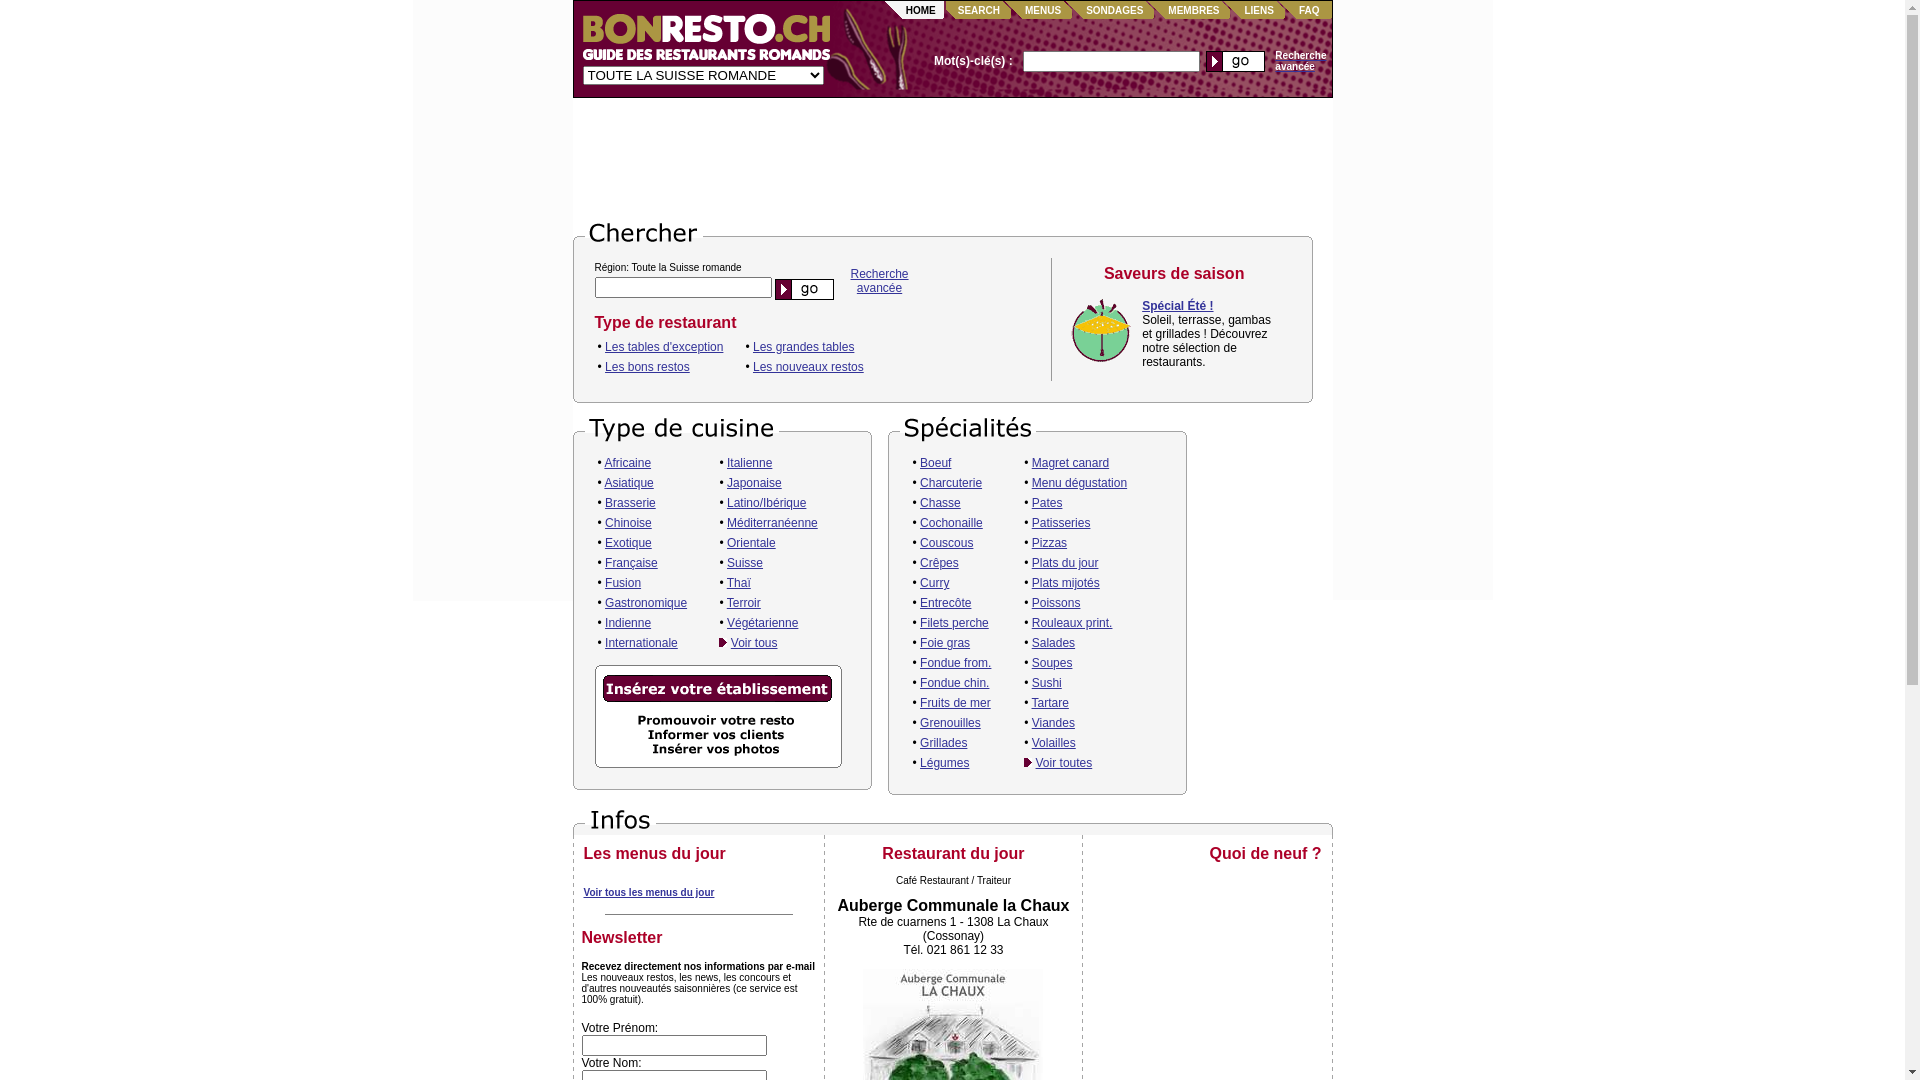 The width and height of the screenshot is (1920, 1080). Describe the element at coordinates (629, 501) in the screenshot. I see `'Brasserie'` at that location.